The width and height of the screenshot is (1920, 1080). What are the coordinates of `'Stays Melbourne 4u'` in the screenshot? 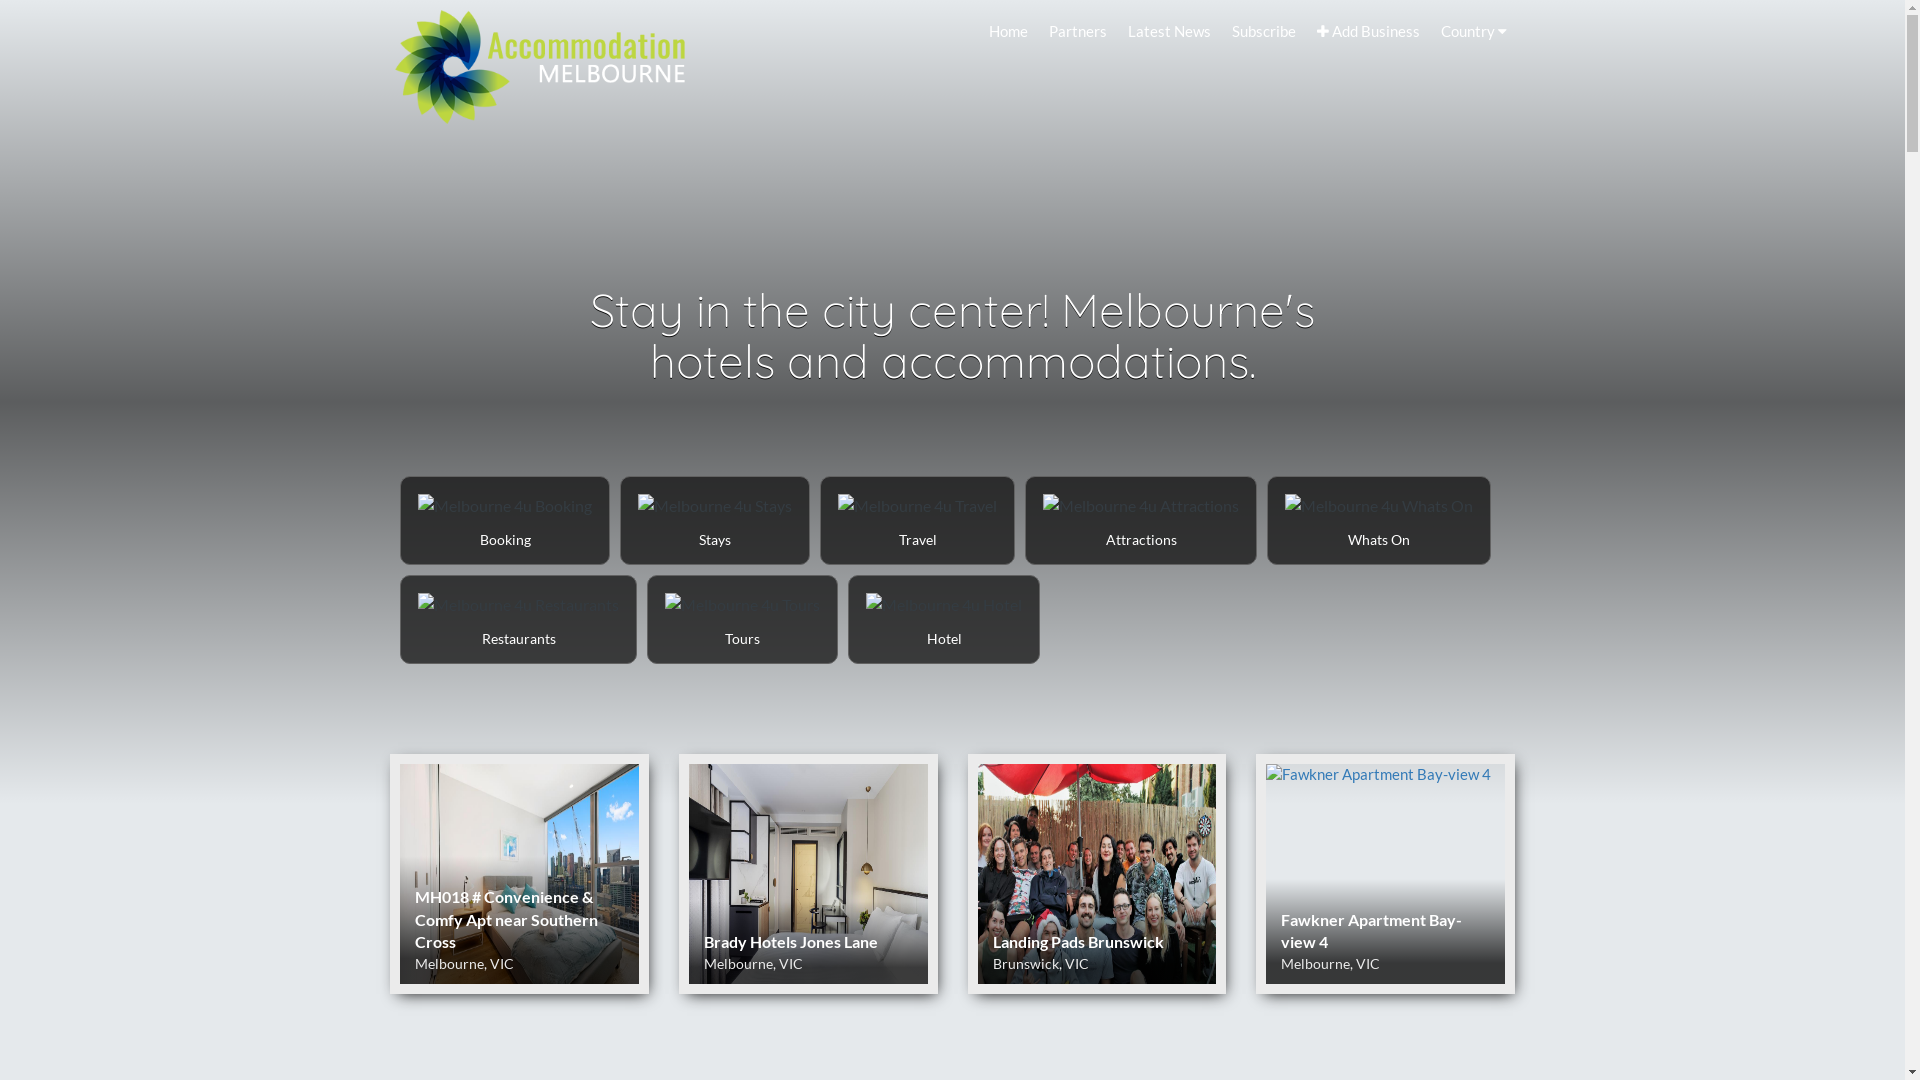 It's located at (715, 519).